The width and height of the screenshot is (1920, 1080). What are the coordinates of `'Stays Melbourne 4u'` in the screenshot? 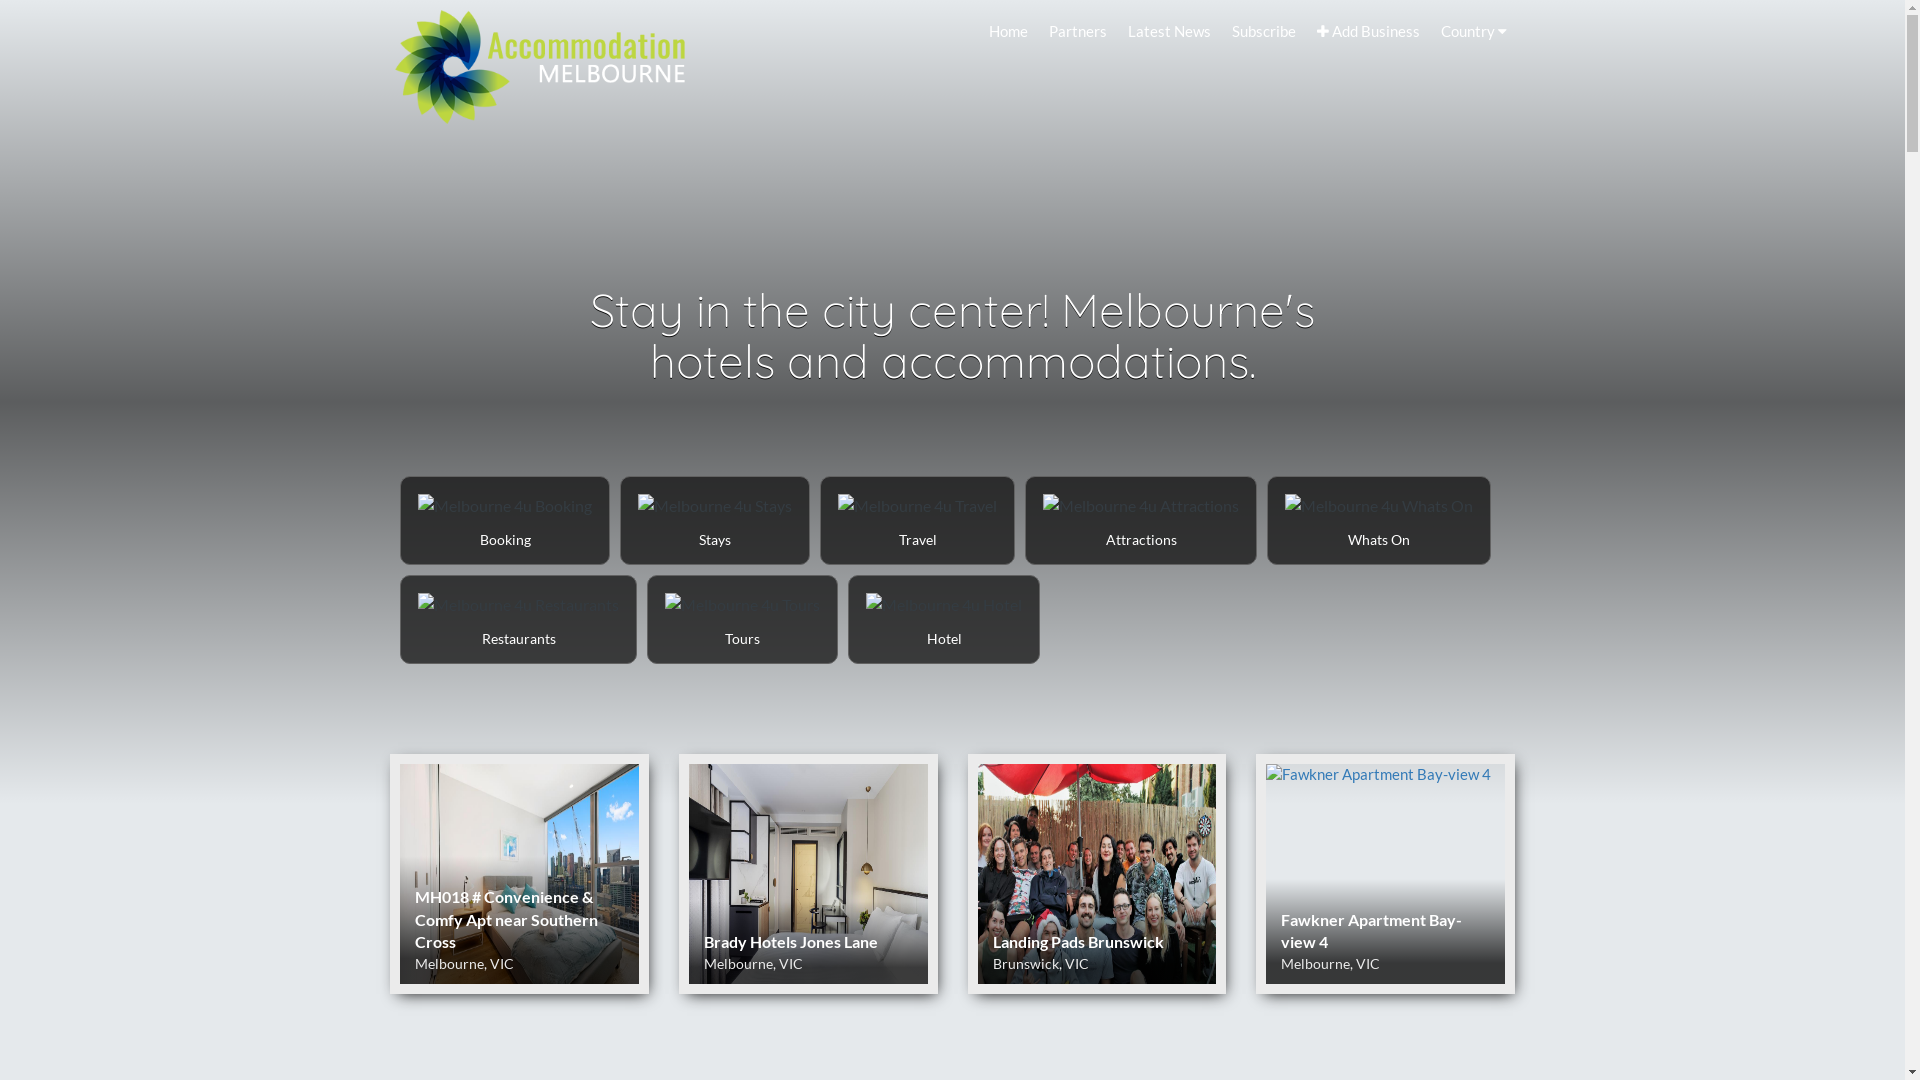 It's located at (715, 519).